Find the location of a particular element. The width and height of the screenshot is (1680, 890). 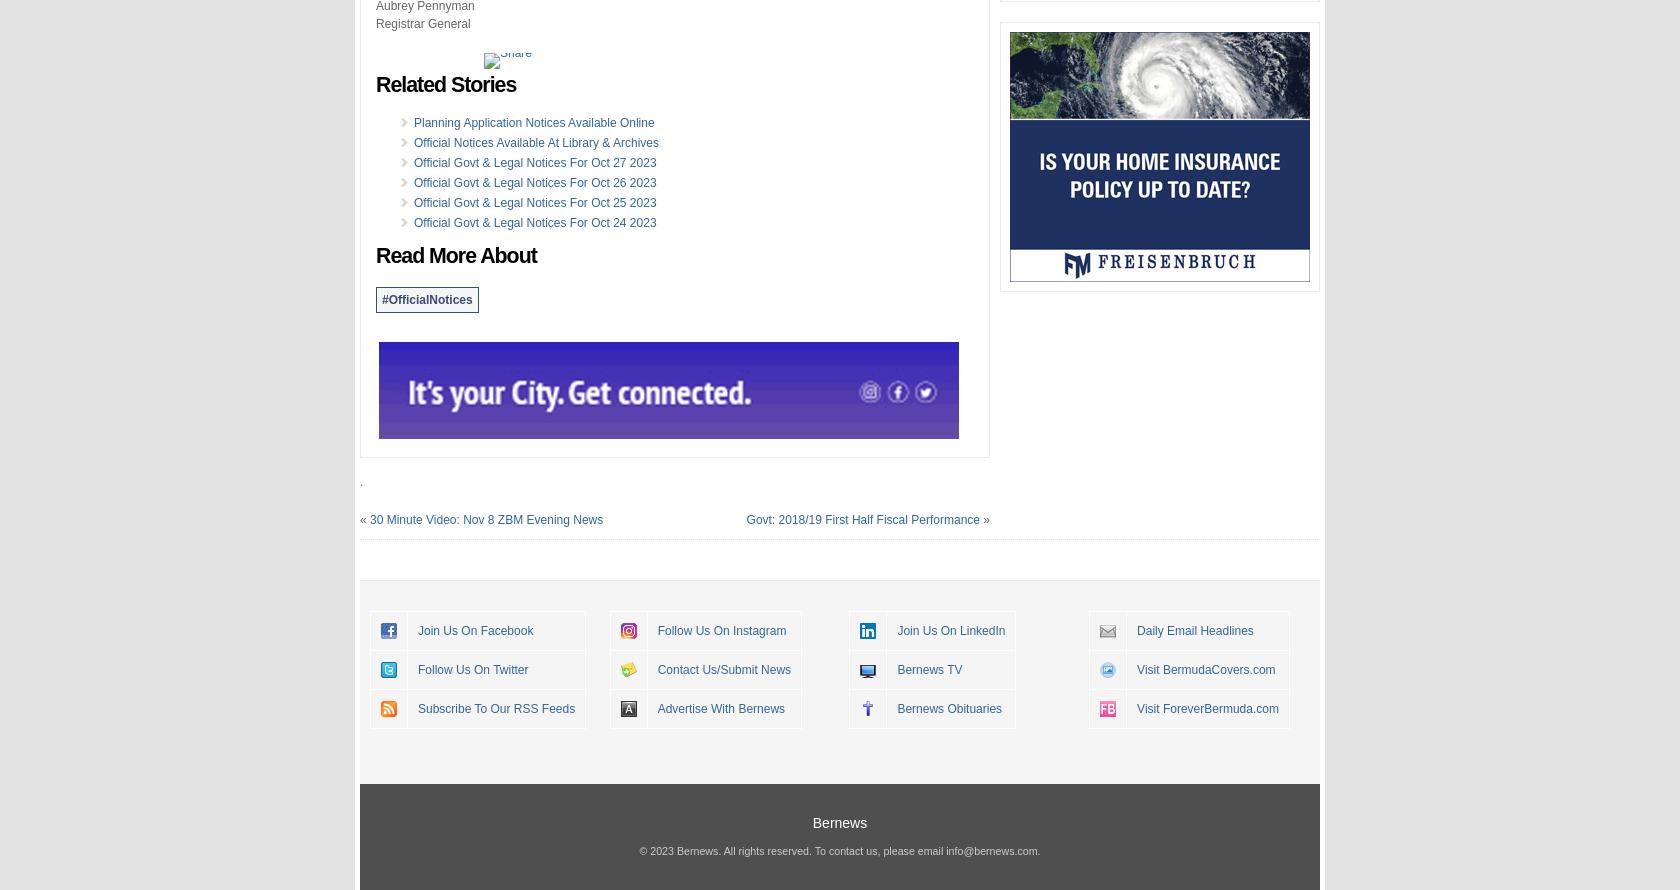

'Bernews Obituaries' is located at coordinates (949, 706).